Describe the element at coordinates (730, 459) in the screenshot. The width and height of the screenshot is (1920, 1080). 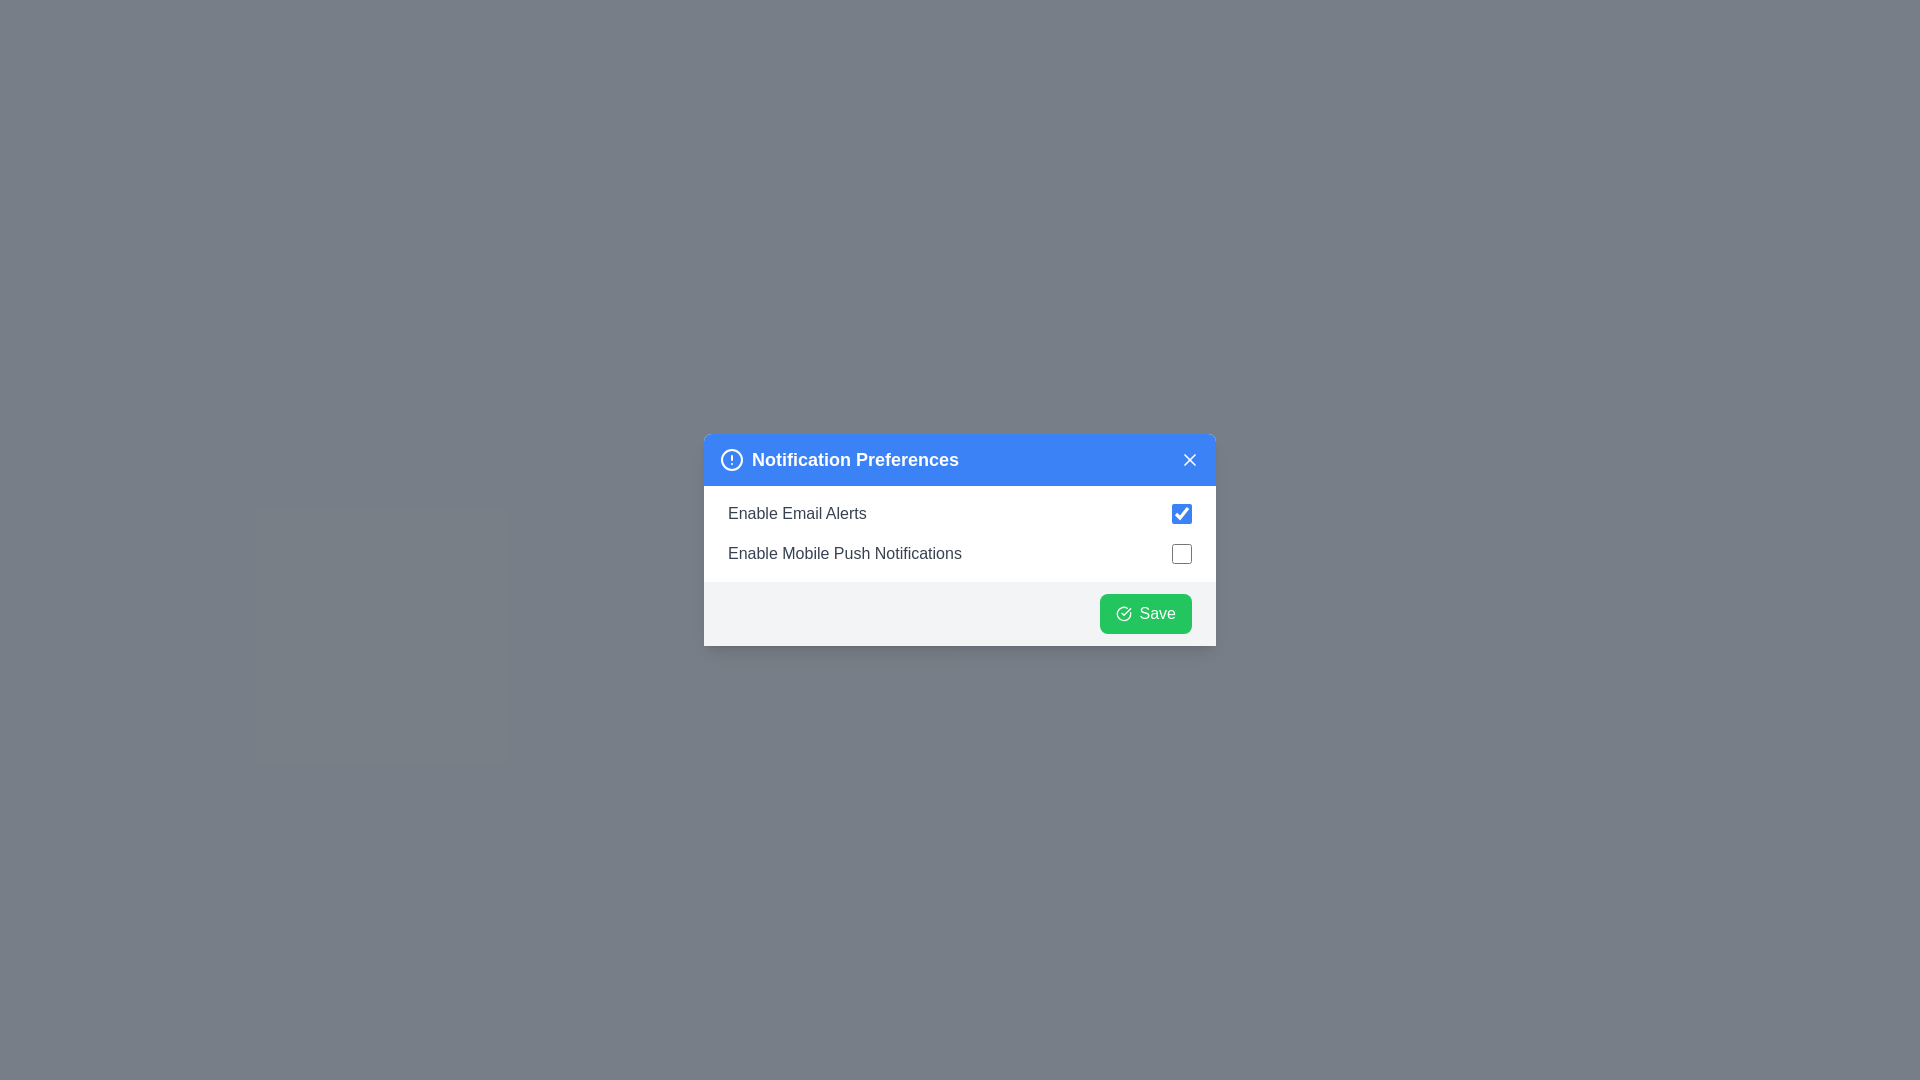
I see `the circular icon filled with a contrasting color, located in the header section of the 'Notification Preferences' modal, next to the header text` at that location.